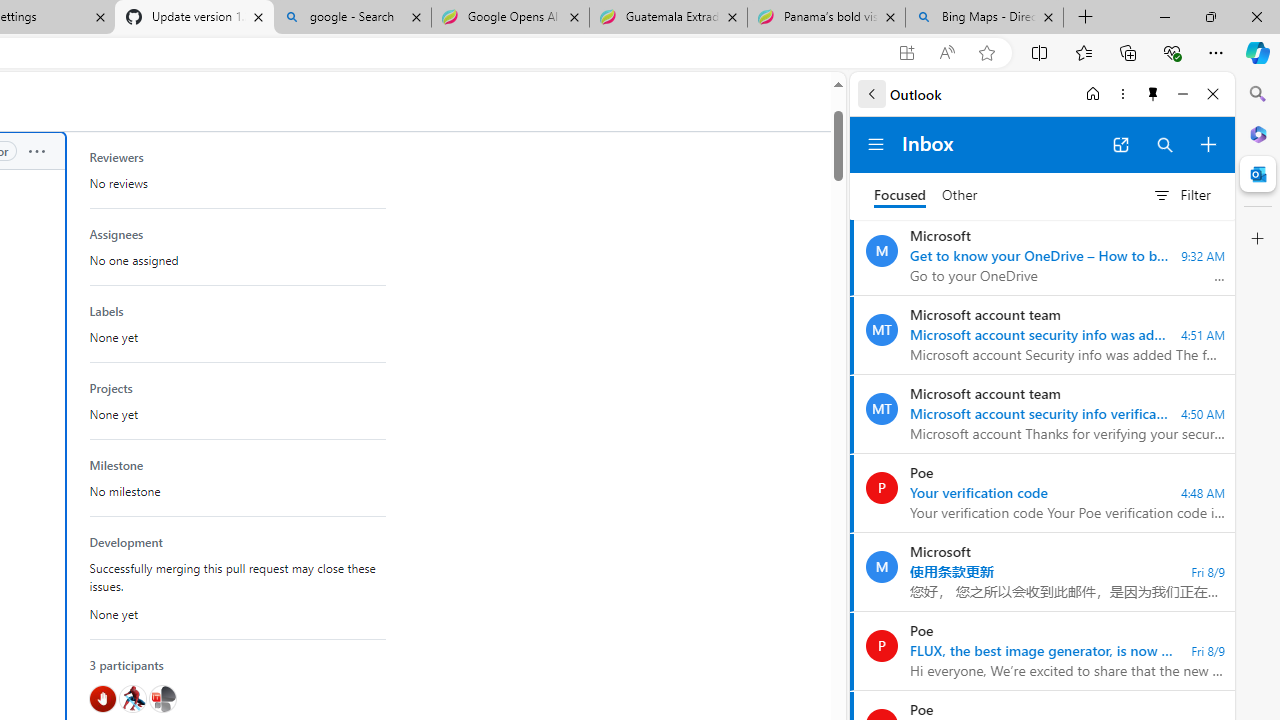  I want to click on 'Folder navigation', so click(876, 144).